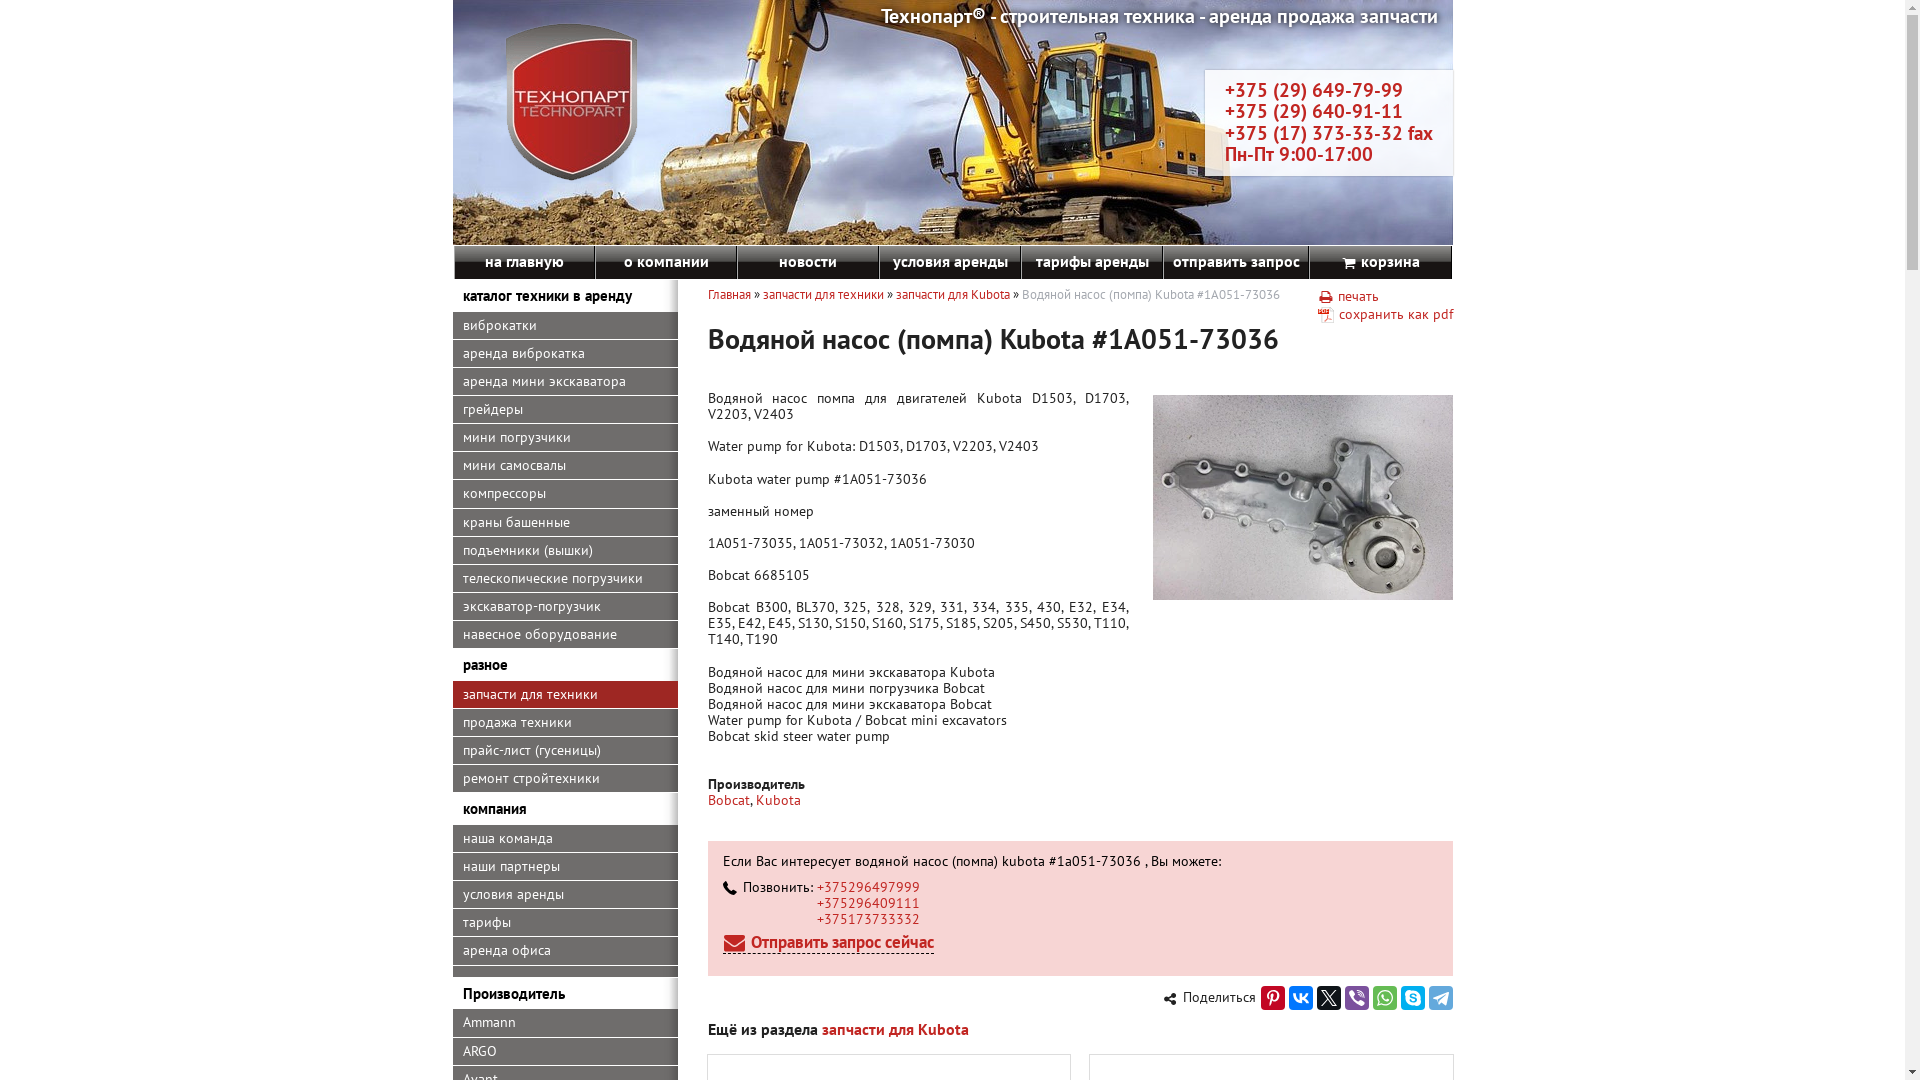  I want to click on 'WhatsApp', so click(1382, 998).